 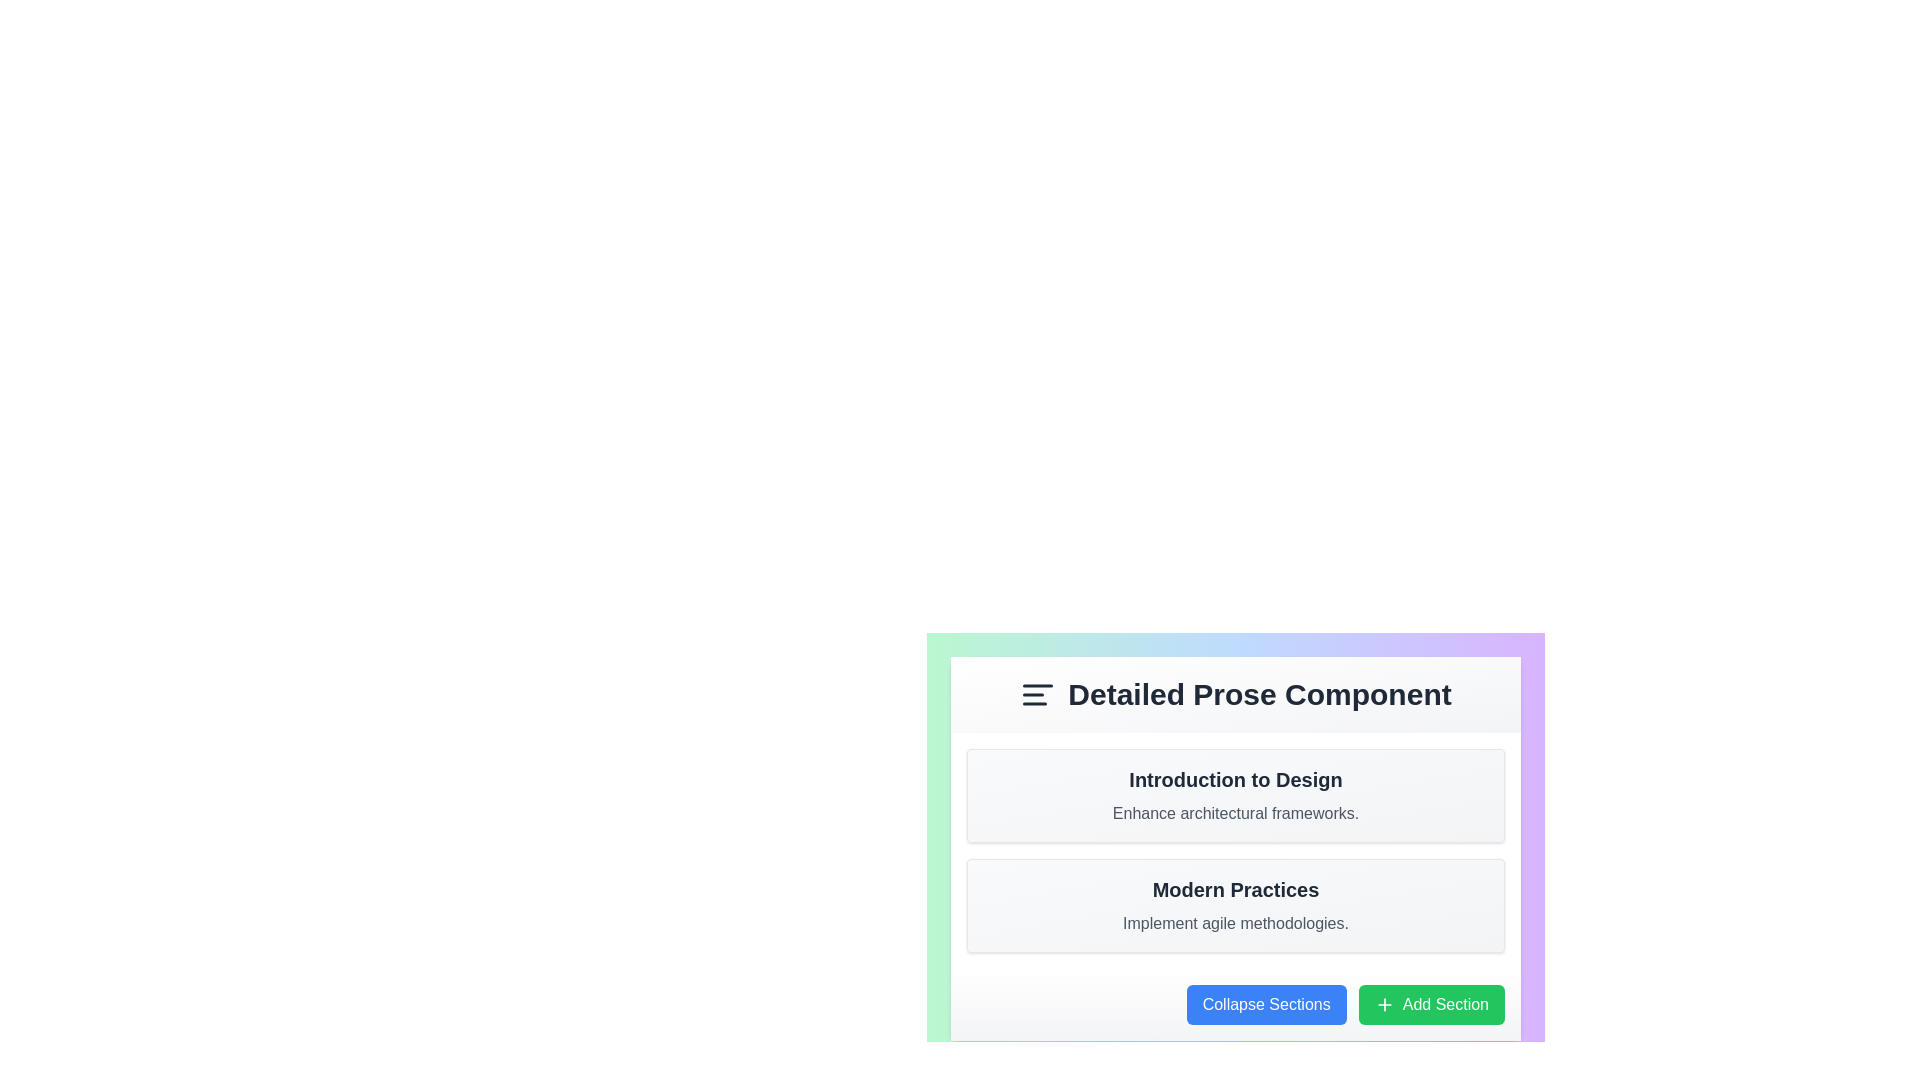 I want to click on the text label containing the phrase 'Enhance architectural frameworks.' for accessibility tools, so click(x=1235, y=813).